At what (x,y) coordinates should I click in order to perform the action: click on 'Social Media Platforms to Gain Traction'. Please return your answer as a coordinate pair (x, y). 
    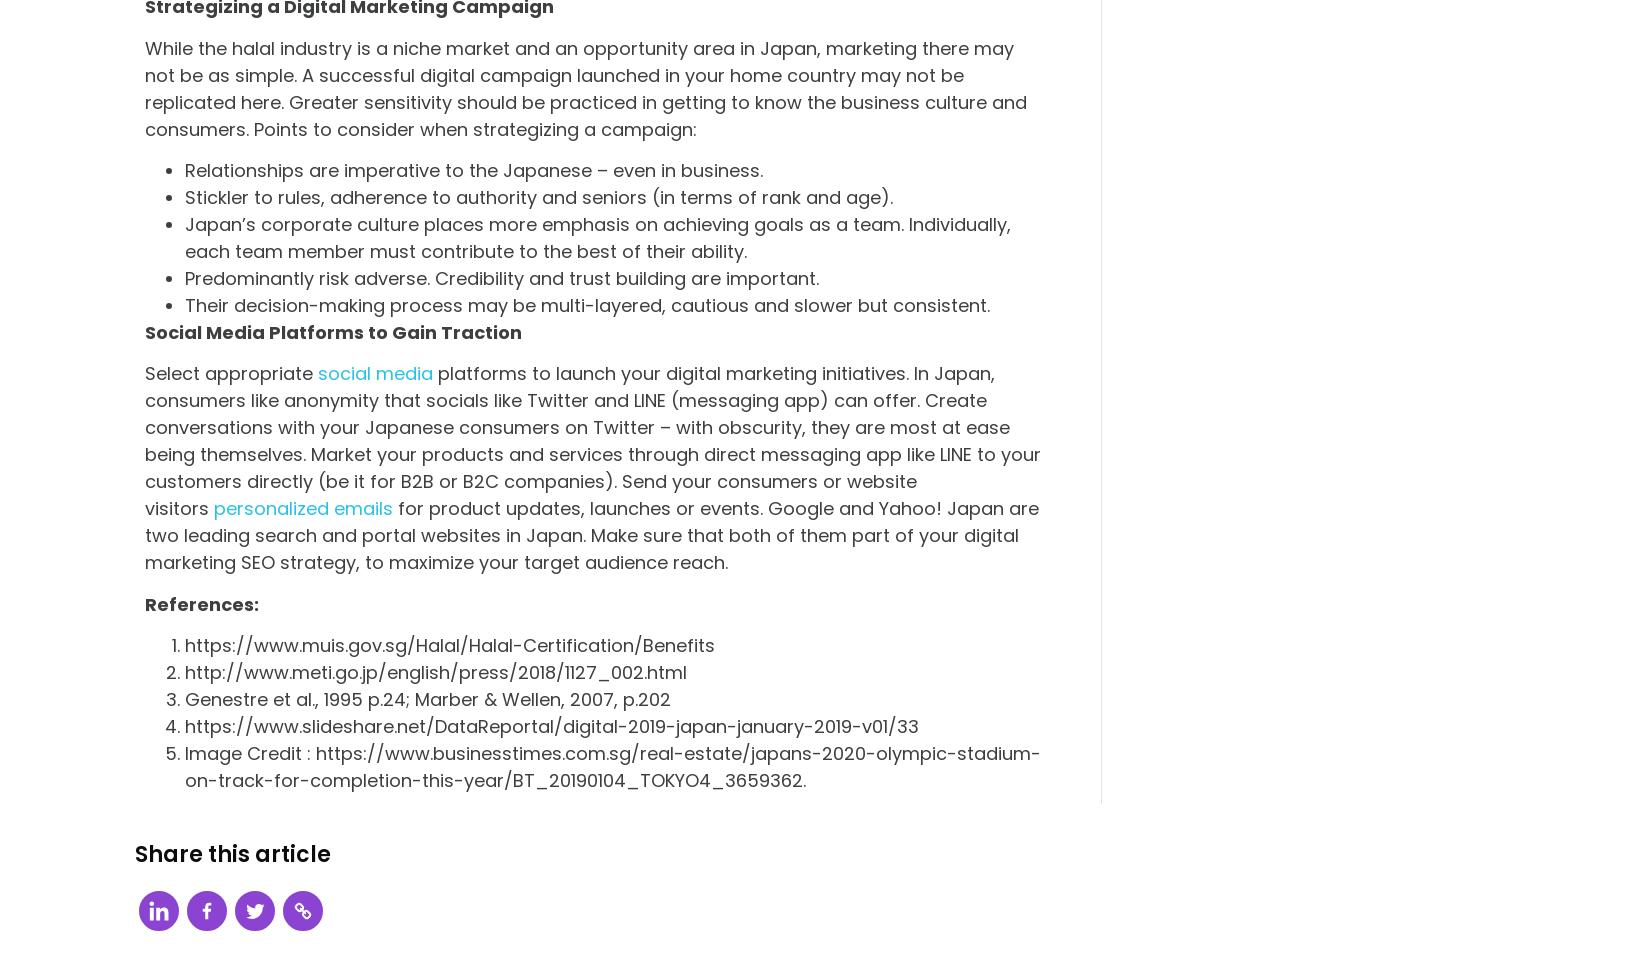
    Looking at the image, I should click on (145, 331).